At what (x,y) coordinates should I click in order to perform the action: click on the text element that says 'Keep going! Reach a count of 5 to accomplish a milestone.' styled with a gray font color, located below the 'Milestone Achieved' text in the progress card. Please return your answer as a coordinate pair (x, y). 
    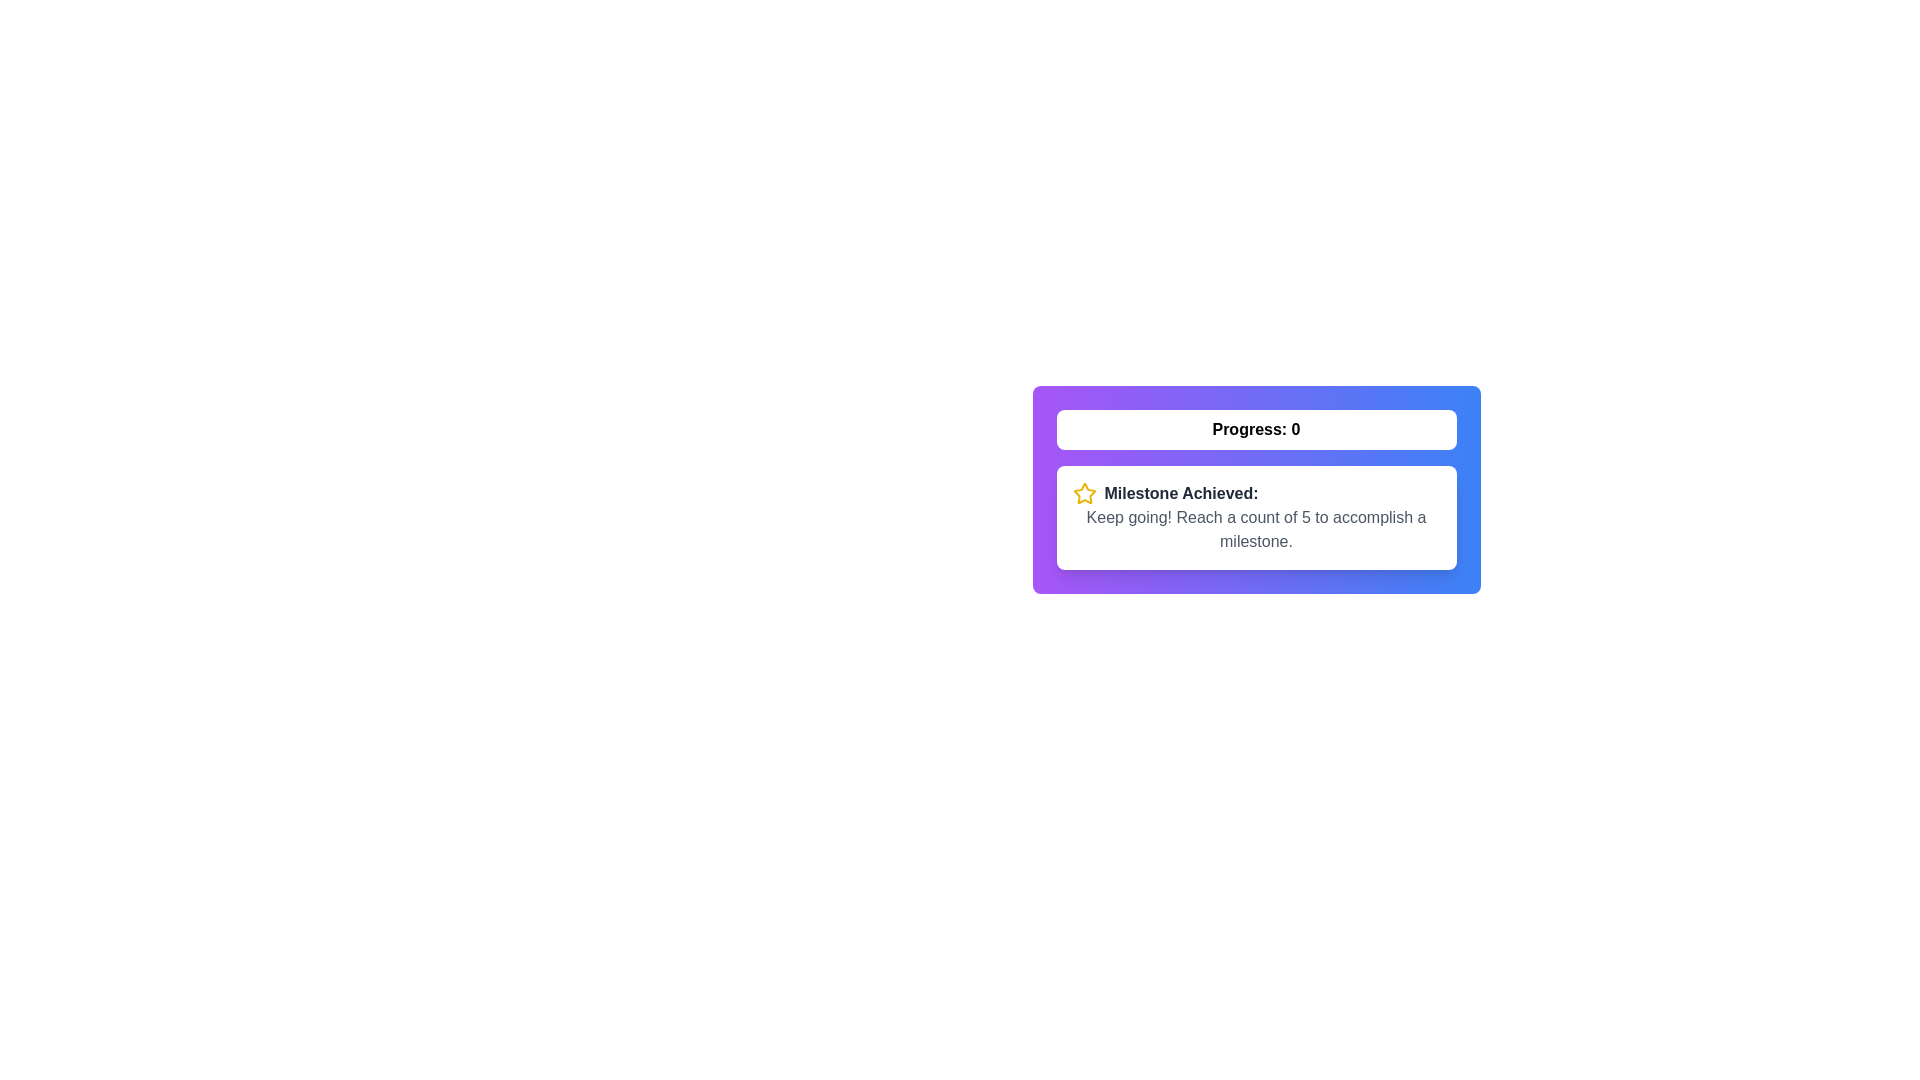
    Looking at the image, I should click on (1255, 528).